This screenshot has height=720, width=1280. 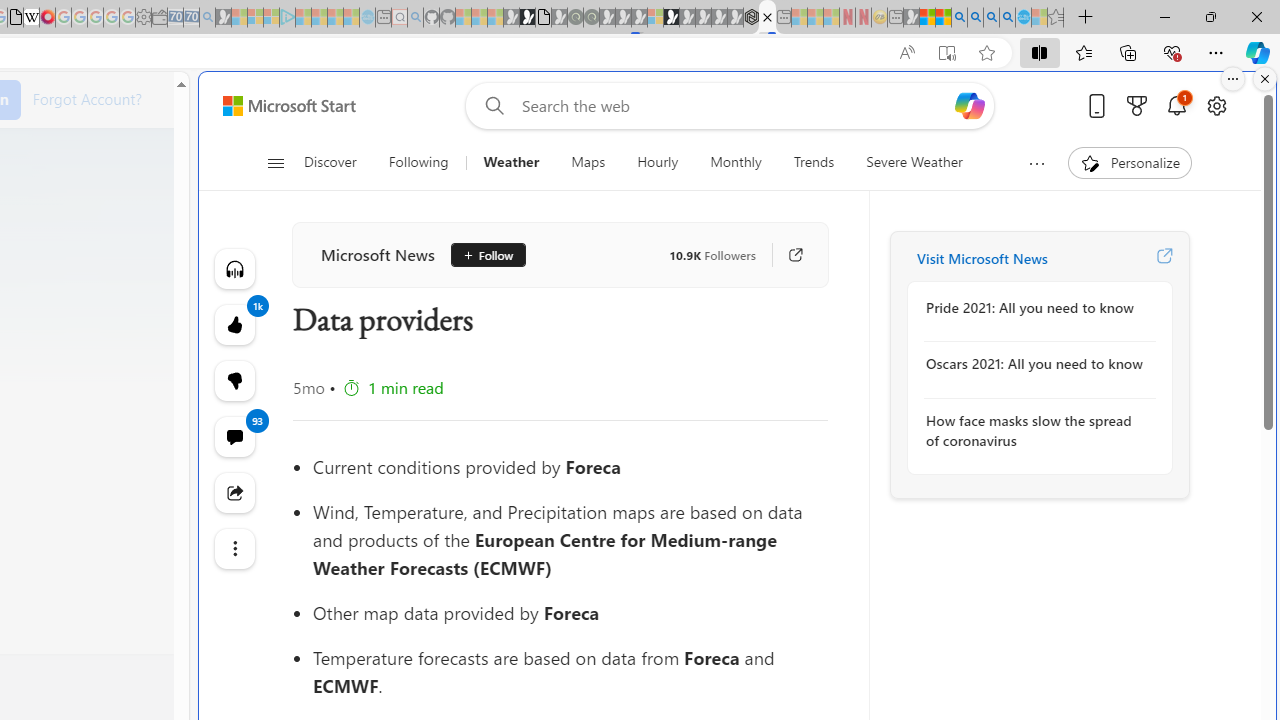 I want to click on 'Other map data provided by Foreca', so click(x=569, y=612).